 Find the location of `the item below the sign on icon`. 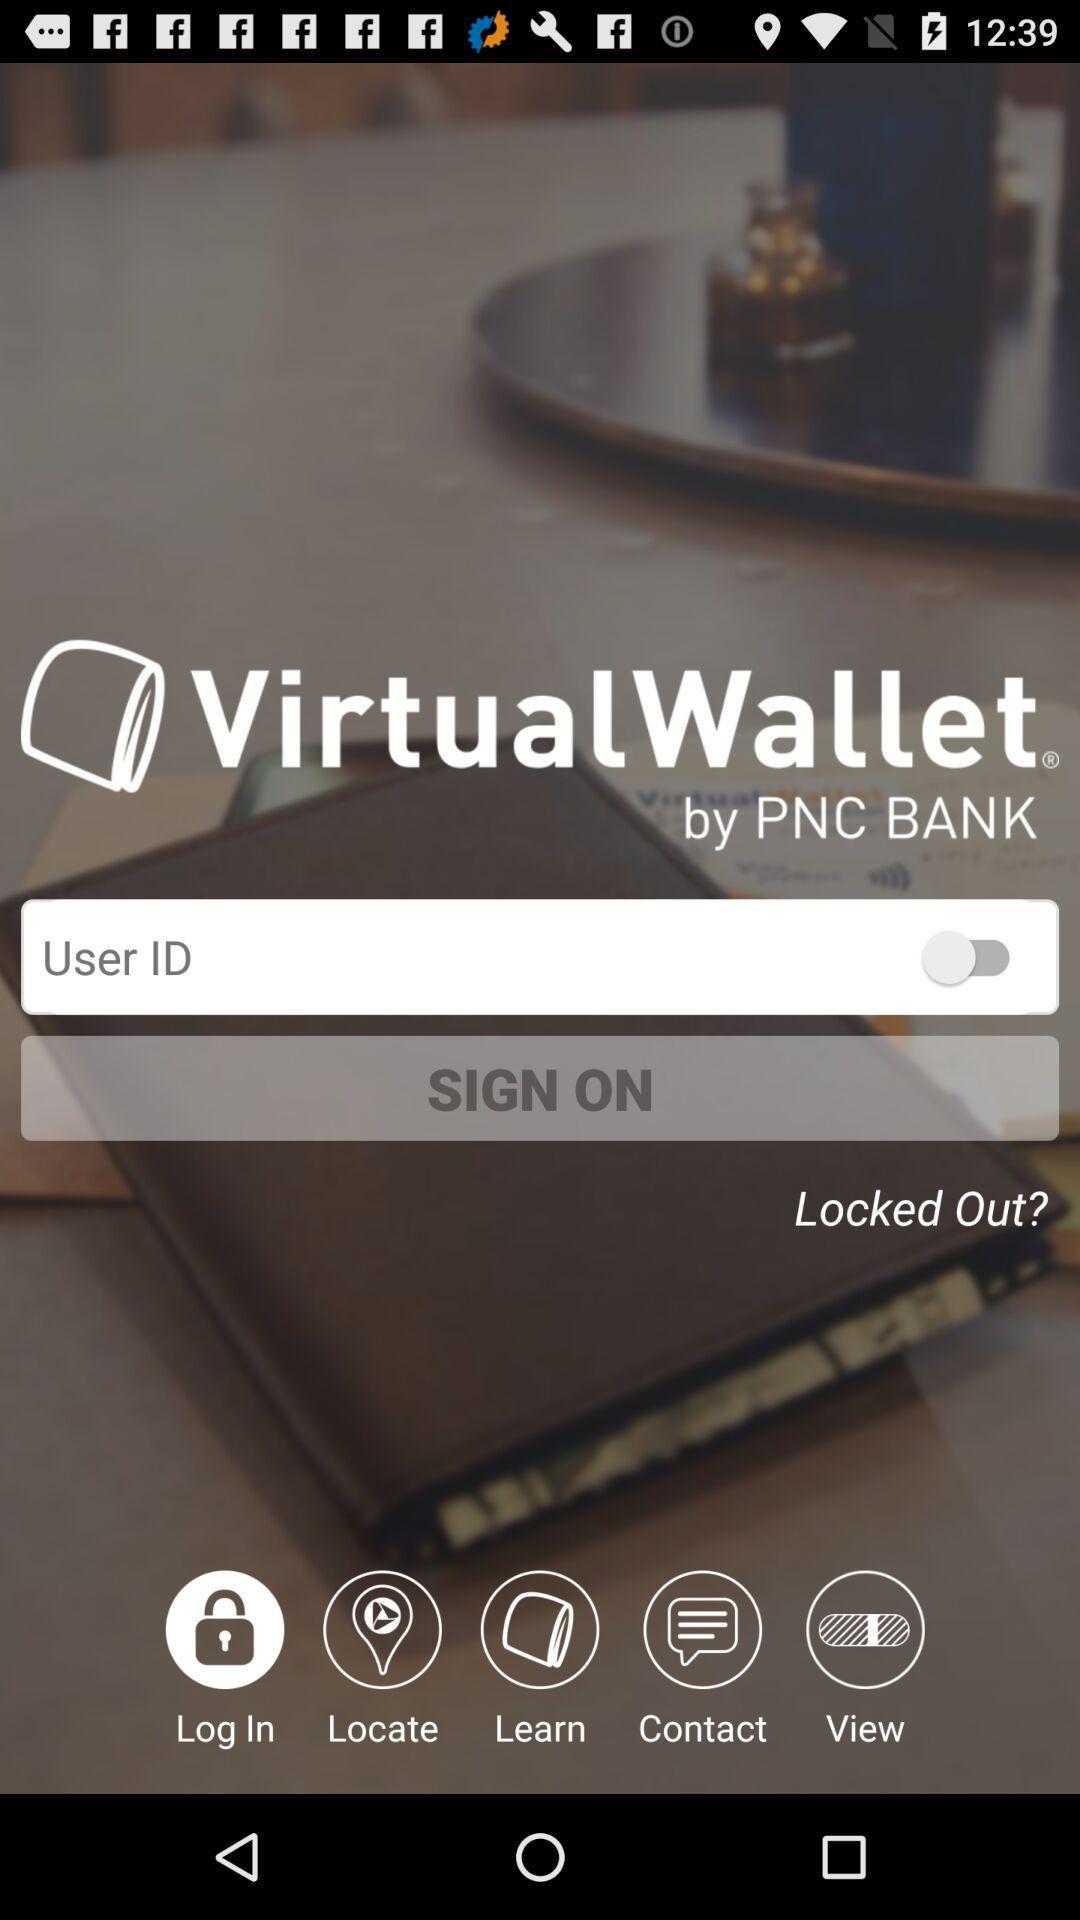

the item below the sign on icon is located at coordinates (382, 1681).